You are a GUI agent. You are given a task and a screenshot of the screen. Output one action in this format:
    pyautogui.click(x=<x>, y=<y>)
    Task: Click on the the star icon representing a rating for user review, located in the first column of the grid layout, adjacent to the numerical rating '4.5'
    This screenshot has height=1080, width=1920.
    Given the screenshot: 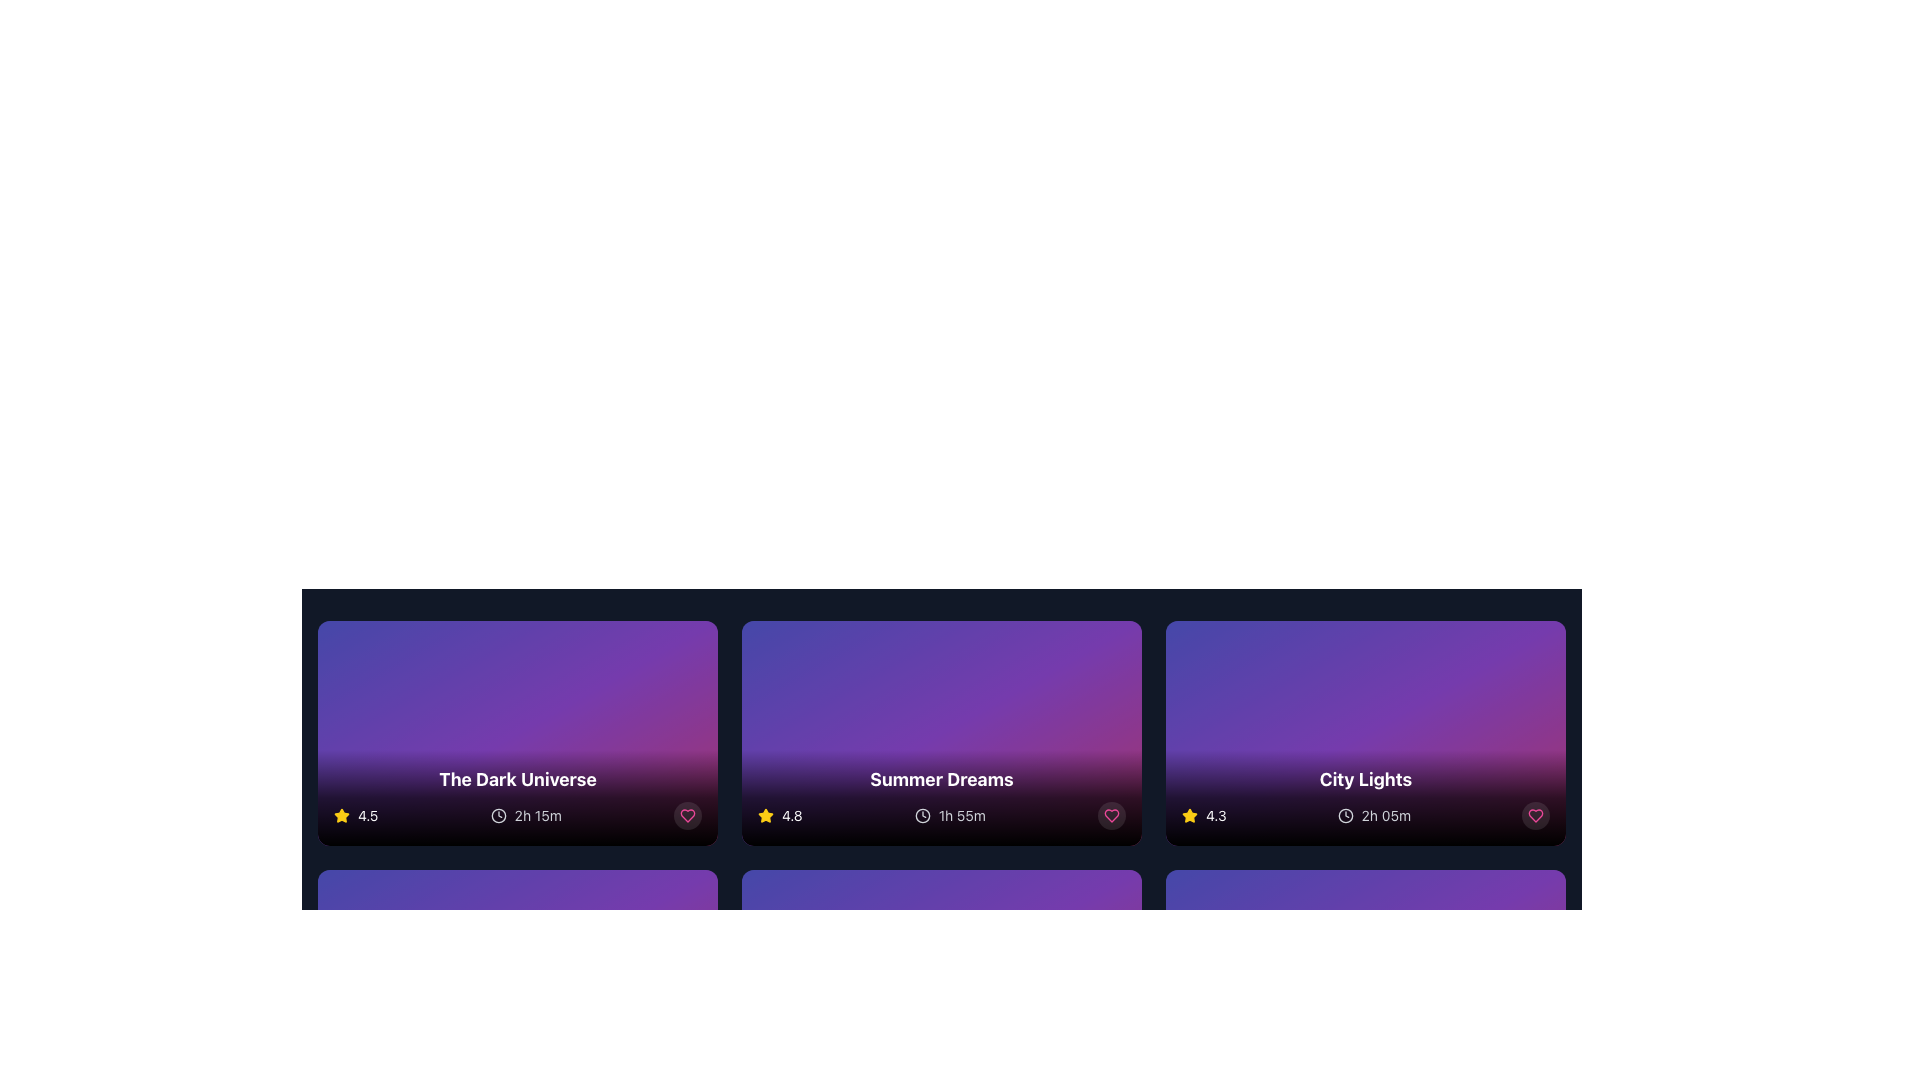 What is the action you would take?
    pyautogui.click(x=341, y=816)
    